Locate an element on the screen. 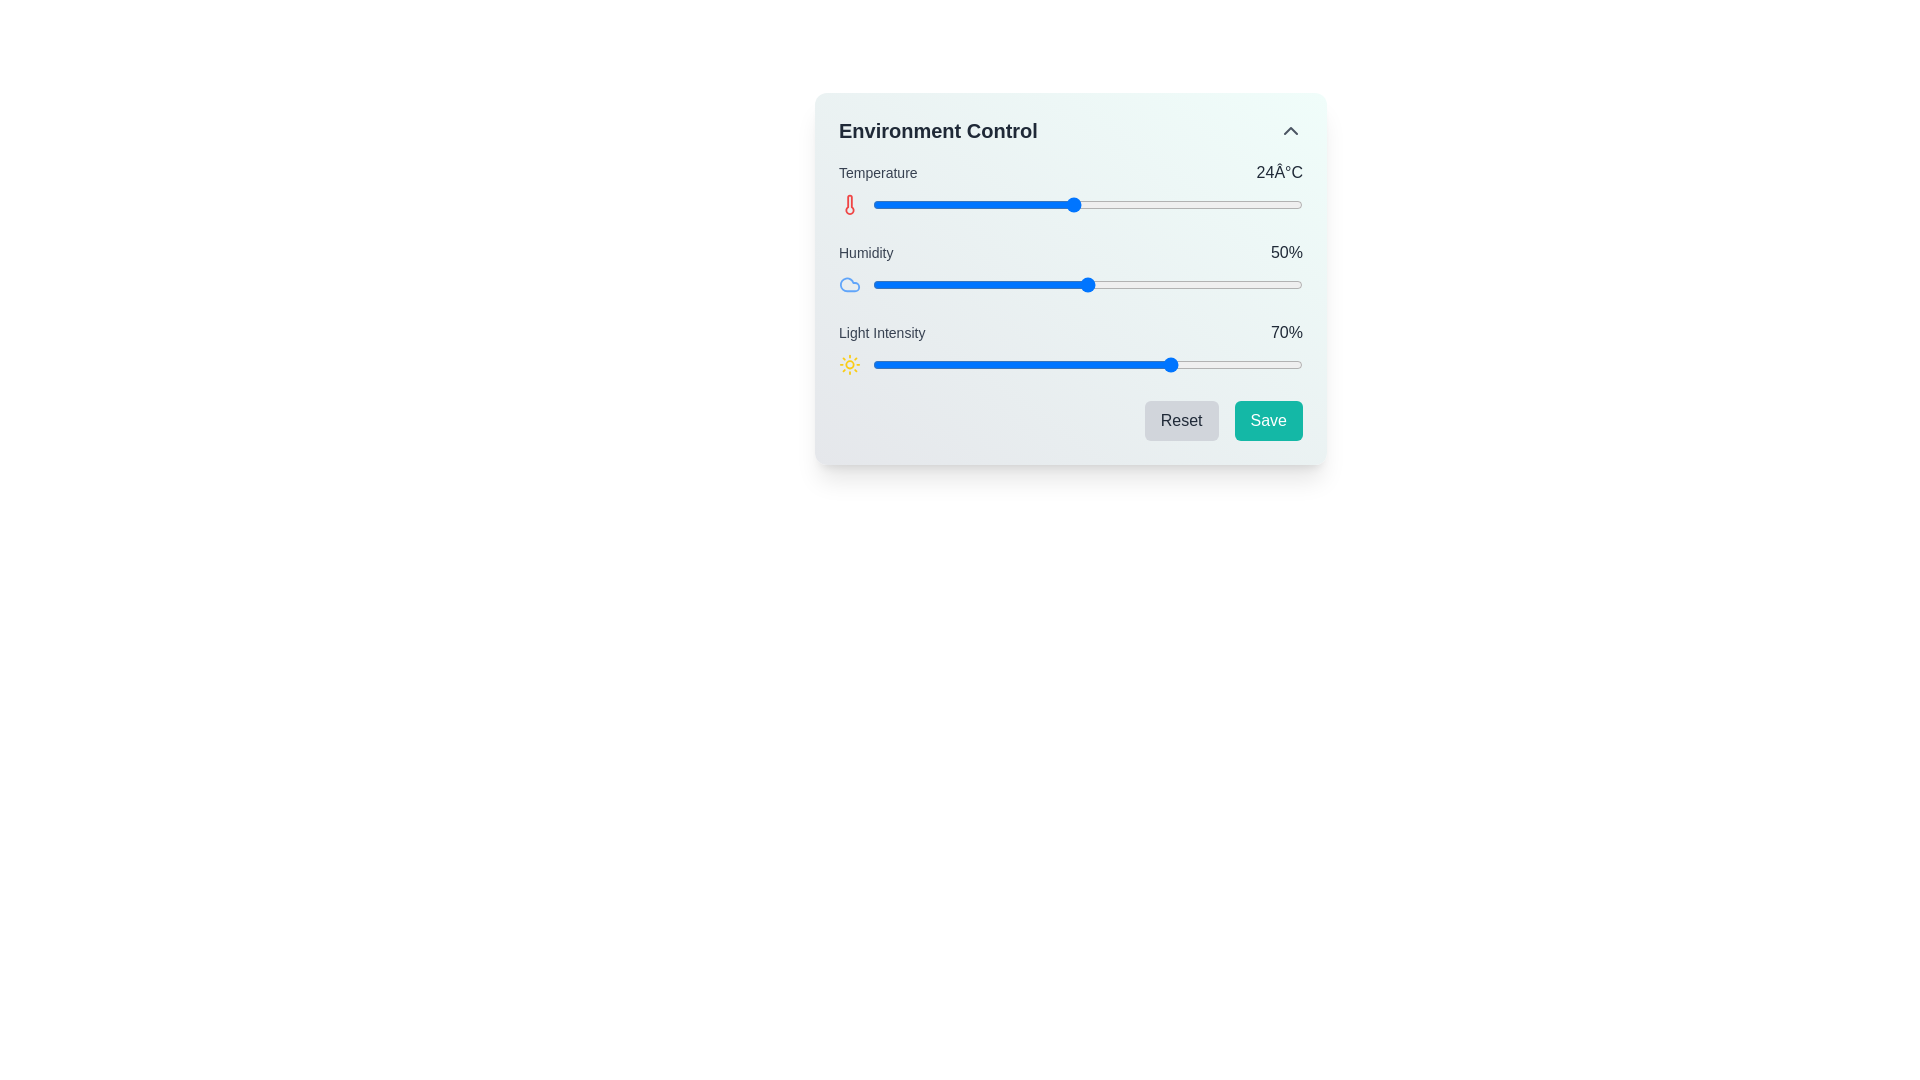 The image size is (1920, 1080). the temperature slider is located at coordinates (1188, 204).